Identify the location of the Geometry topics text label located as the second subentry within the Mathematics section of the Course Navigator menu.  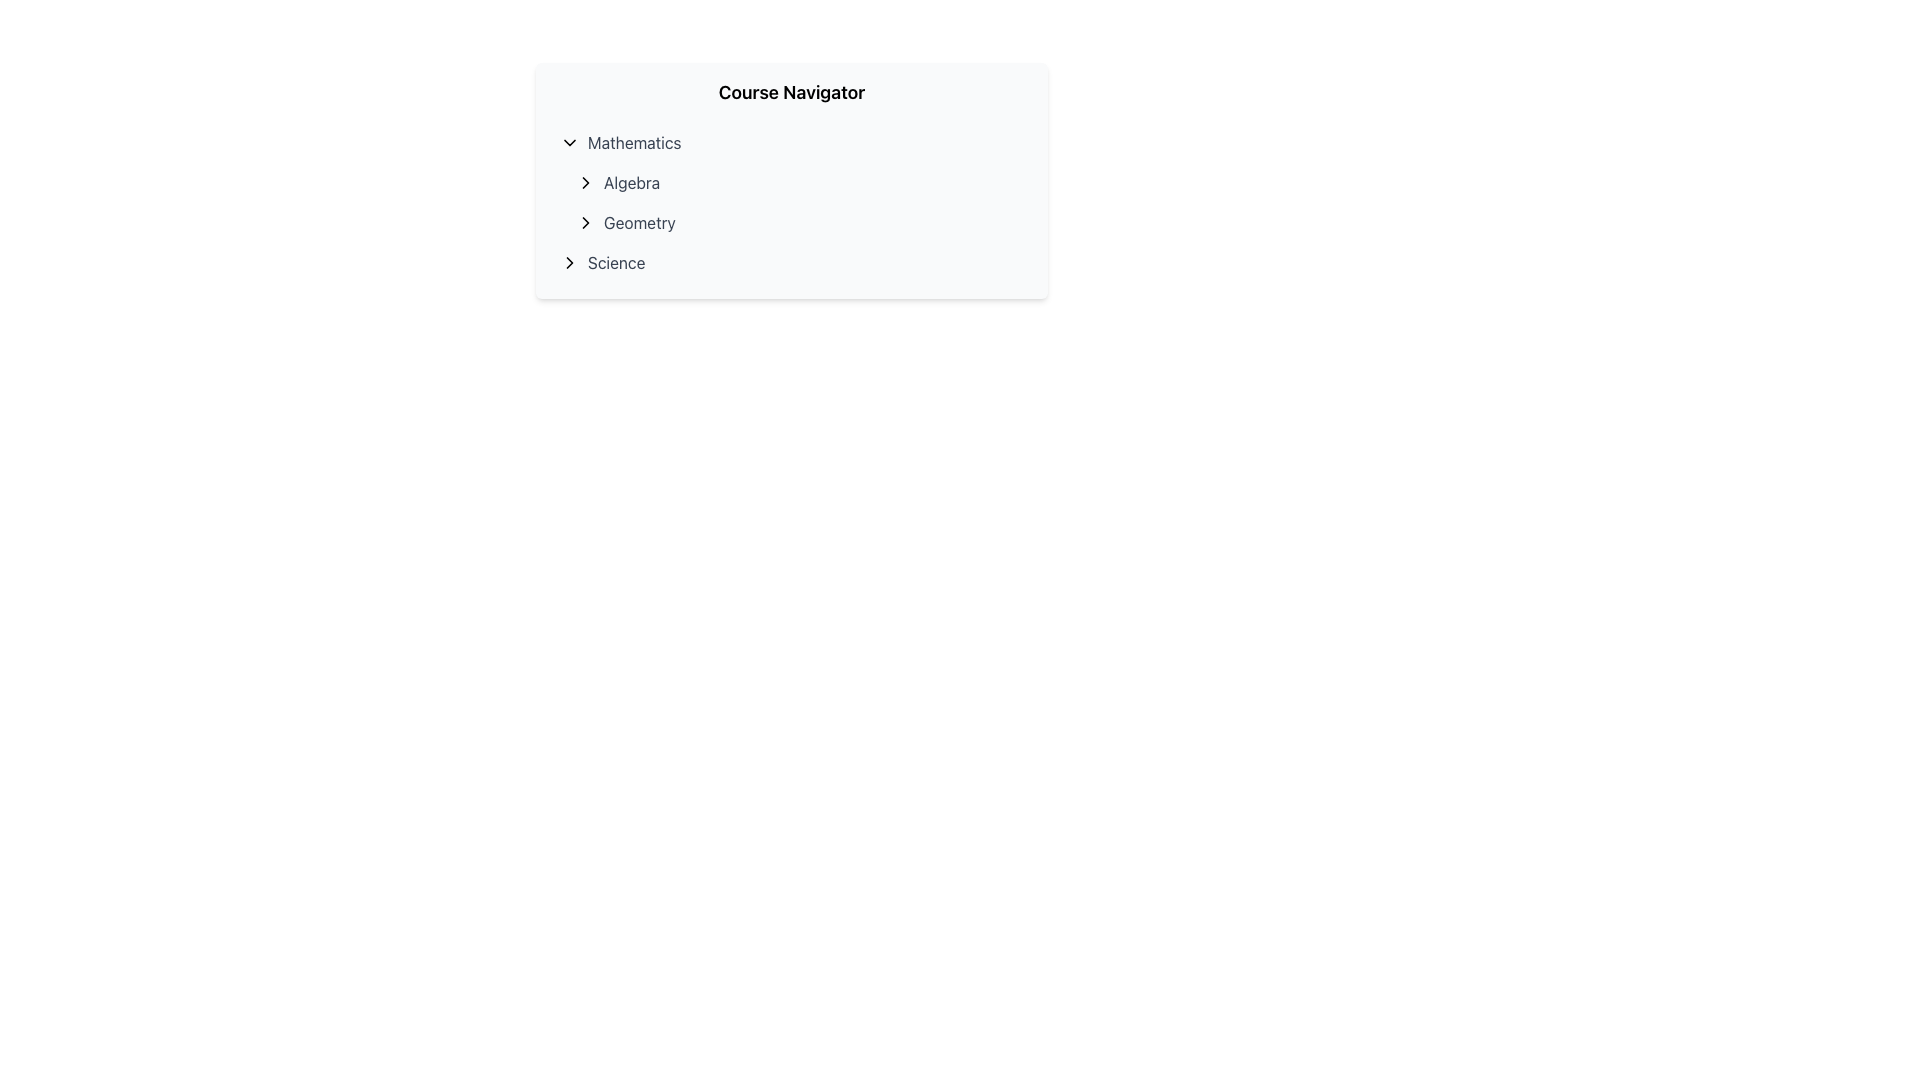
(638, 223).